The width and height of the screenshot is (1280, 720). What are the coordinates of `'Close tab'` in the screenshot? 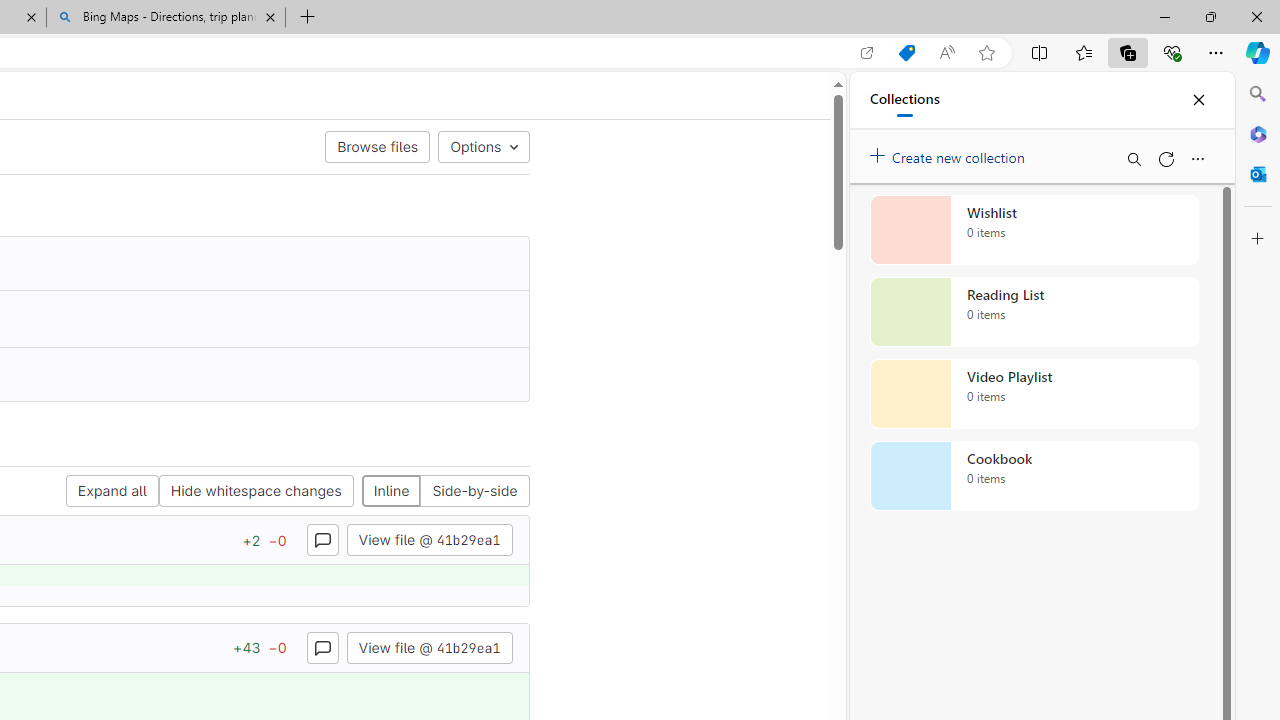 It's located at (269, 17).